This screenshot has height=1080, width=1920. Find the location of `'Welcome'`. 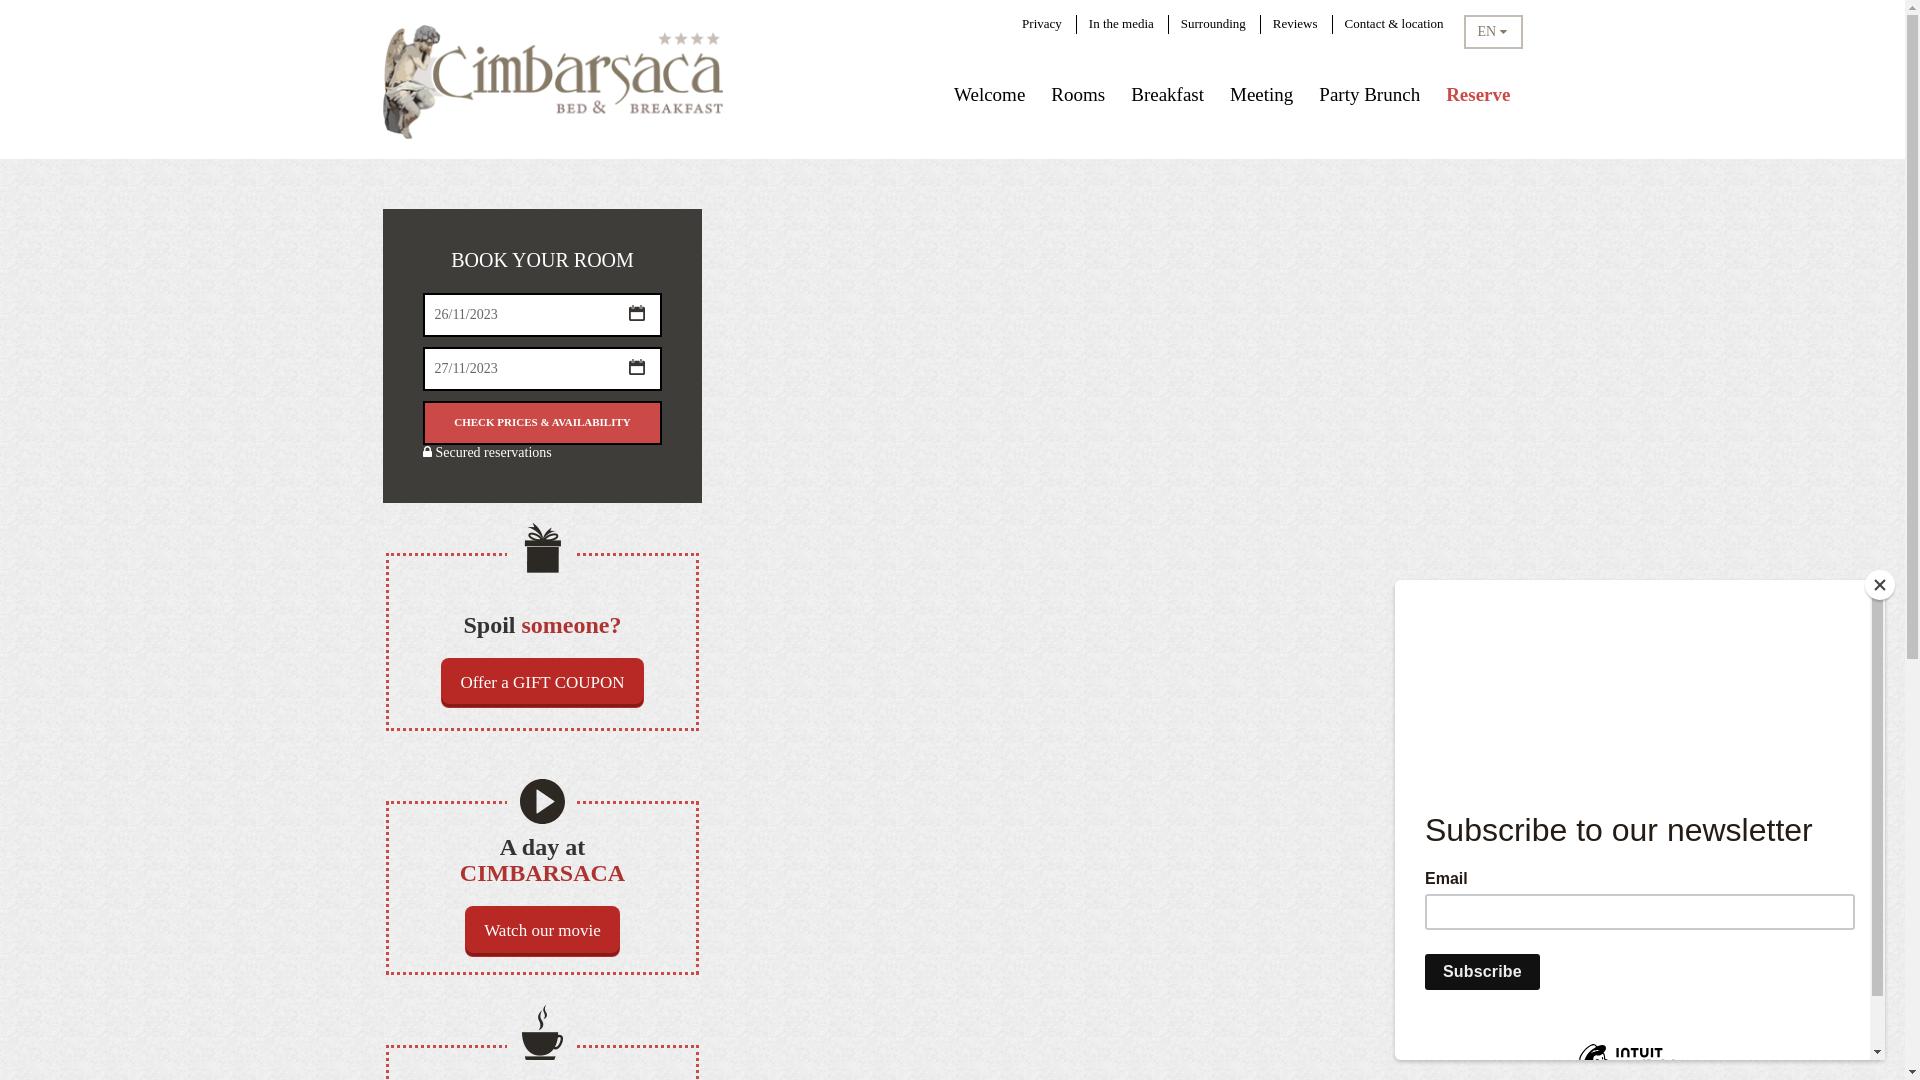

'Welcome' is located at coordinates (989, 94).